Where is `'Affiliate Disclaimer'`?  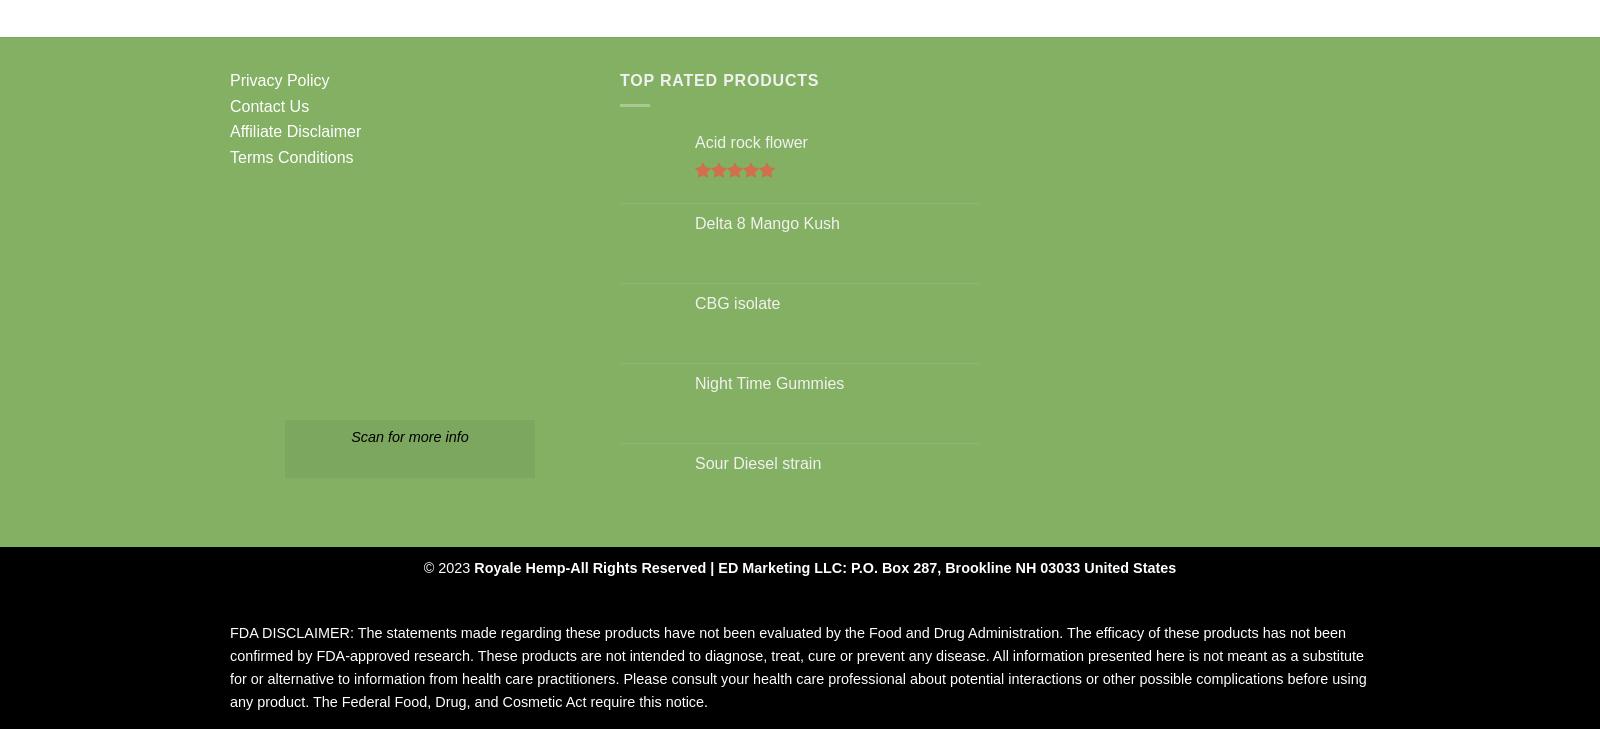
'Affiliate Disclaimer' is located at coordinates (295, 130).